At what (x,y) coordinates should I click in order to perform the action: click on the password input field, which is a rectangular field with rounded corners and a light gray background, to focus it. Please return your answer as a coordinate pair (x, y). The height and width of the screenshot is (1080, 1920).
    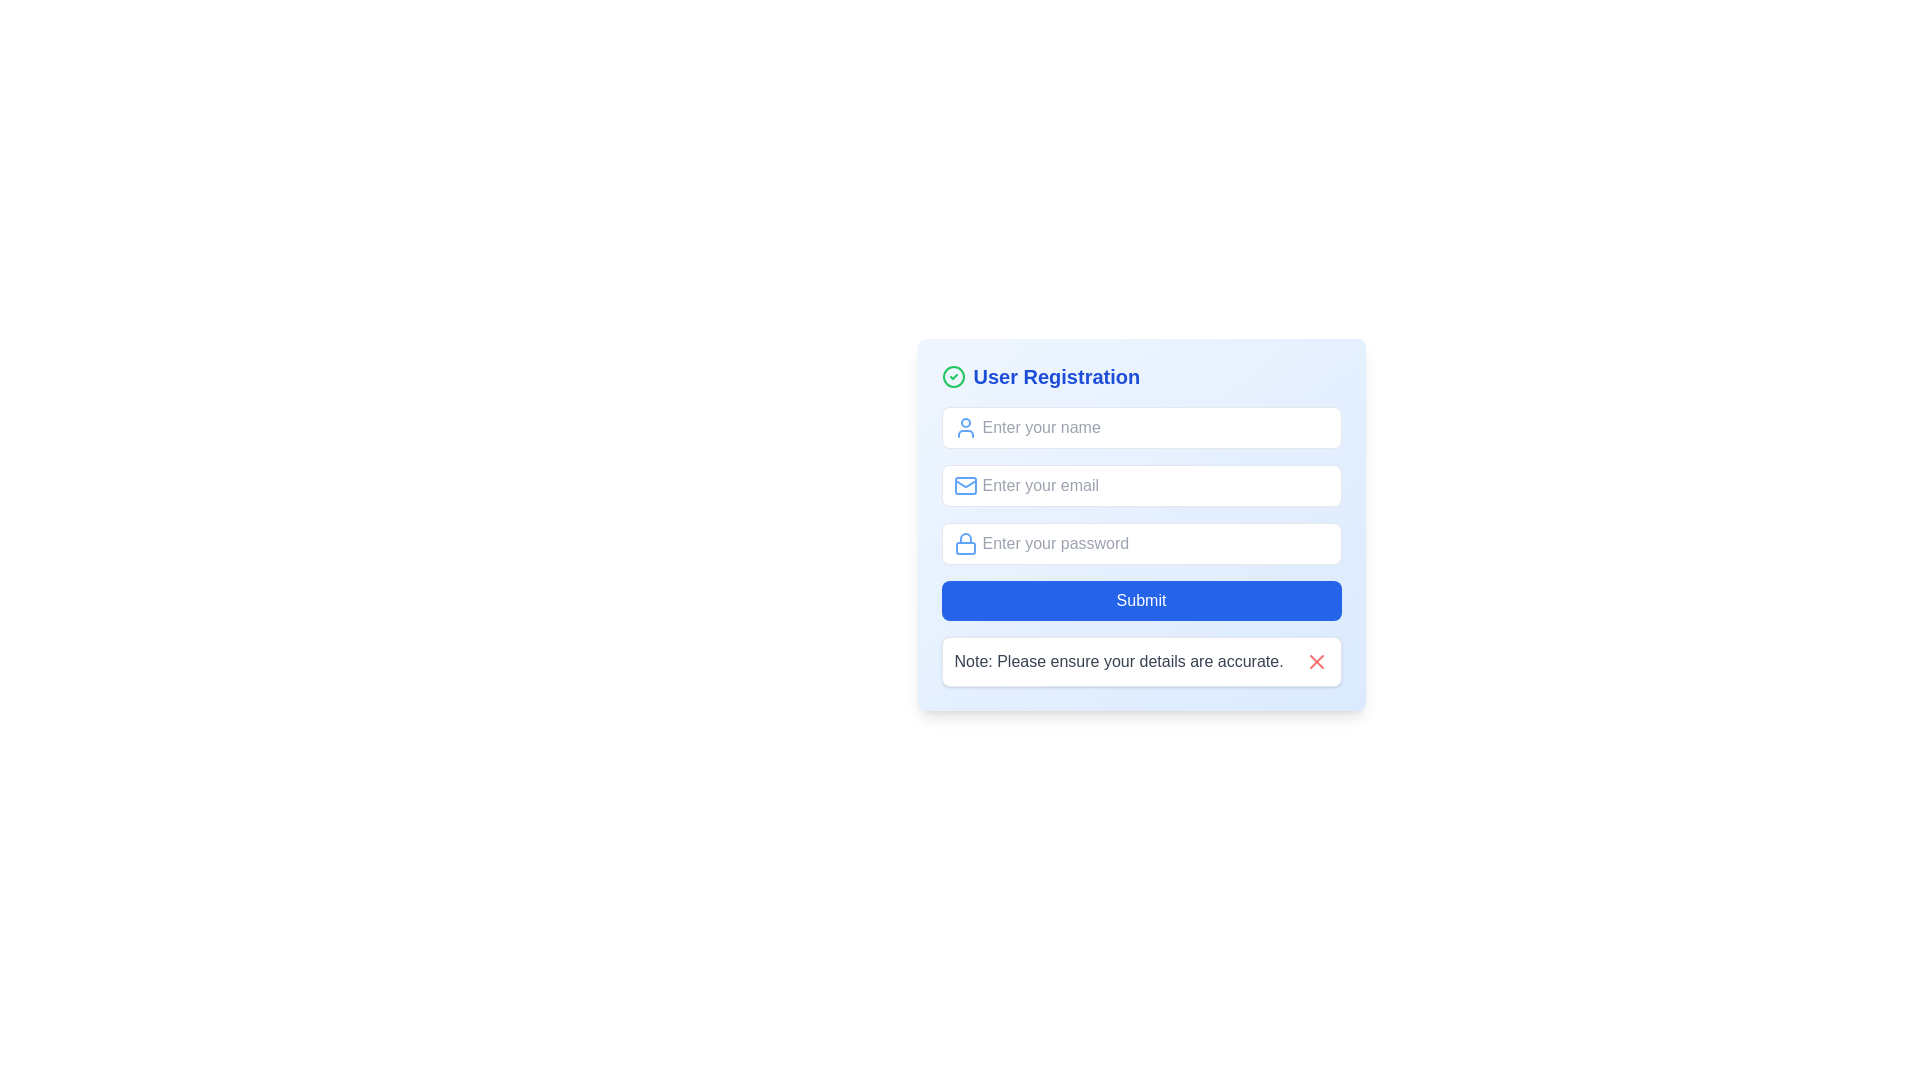
    Looking at the image, I should click on (1141, 523).